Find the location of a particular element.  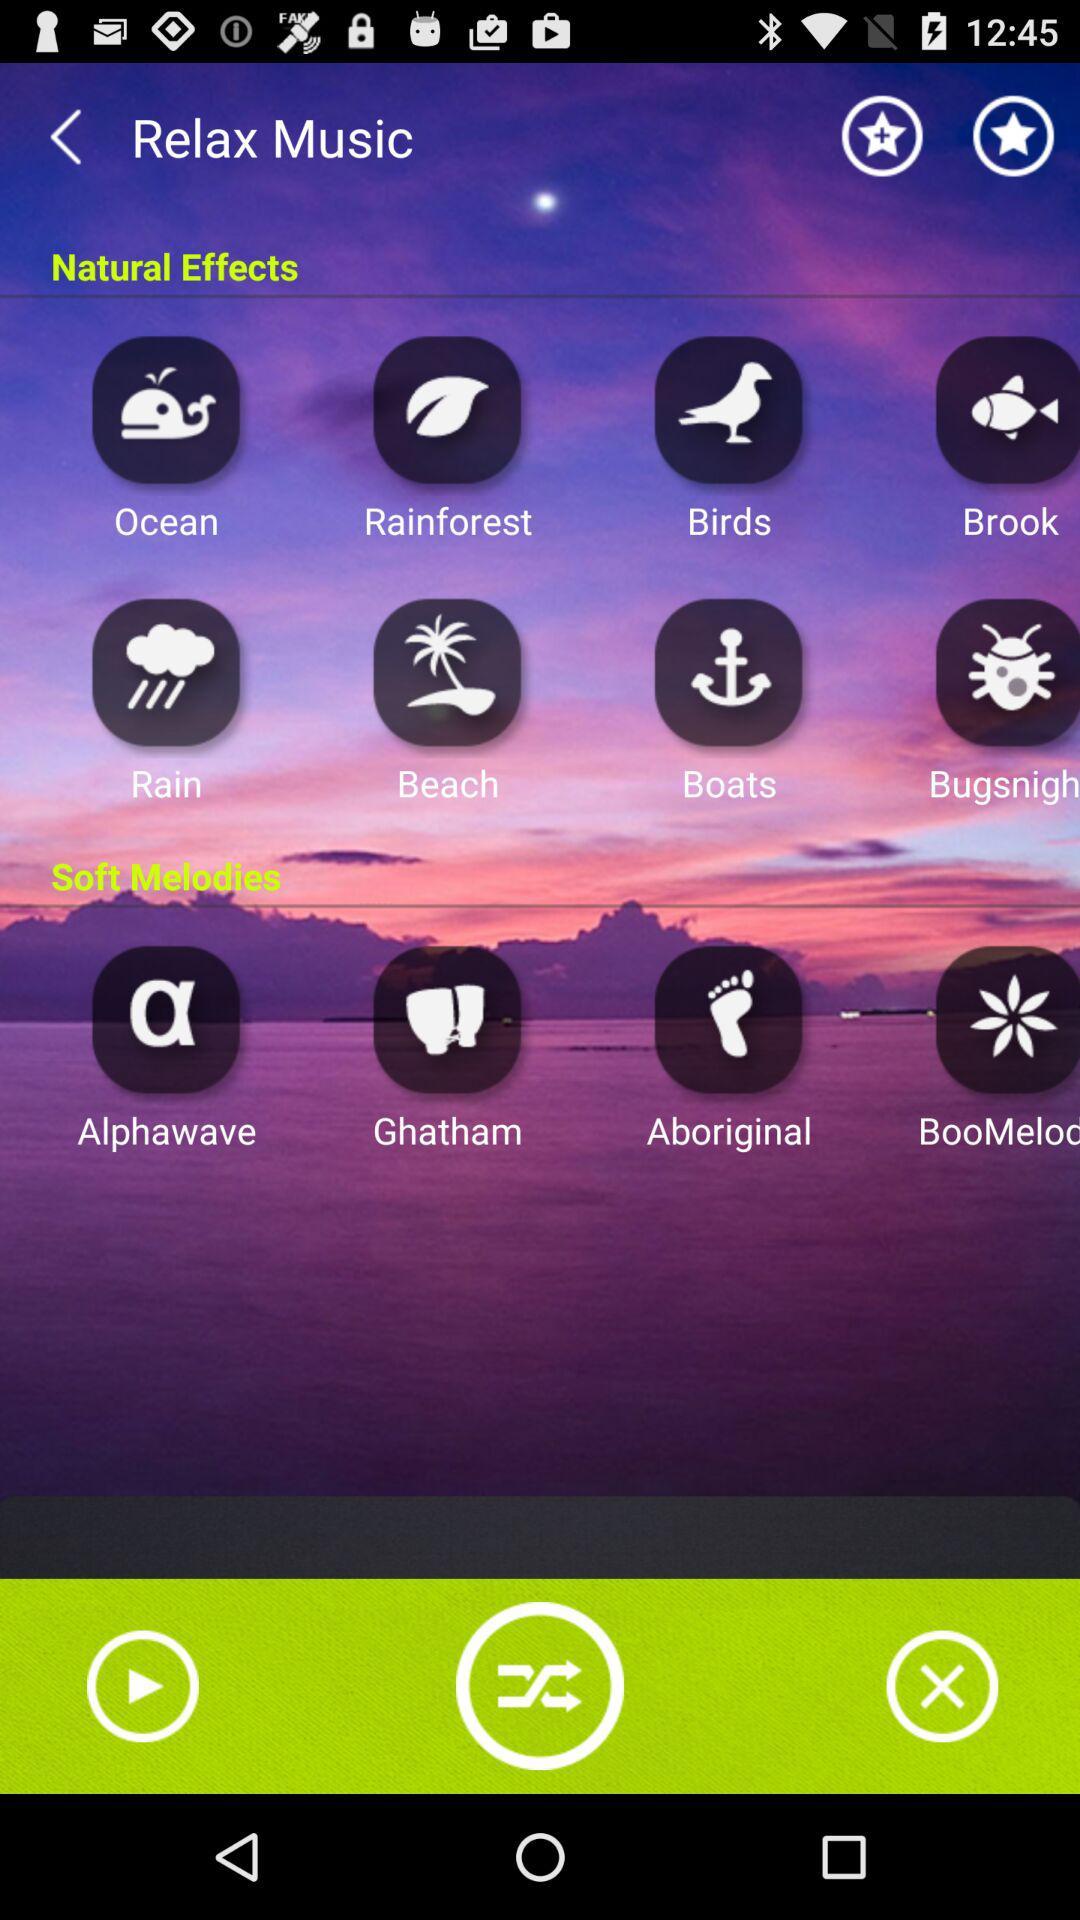

the weather icon is located at coordinates (165, 718).